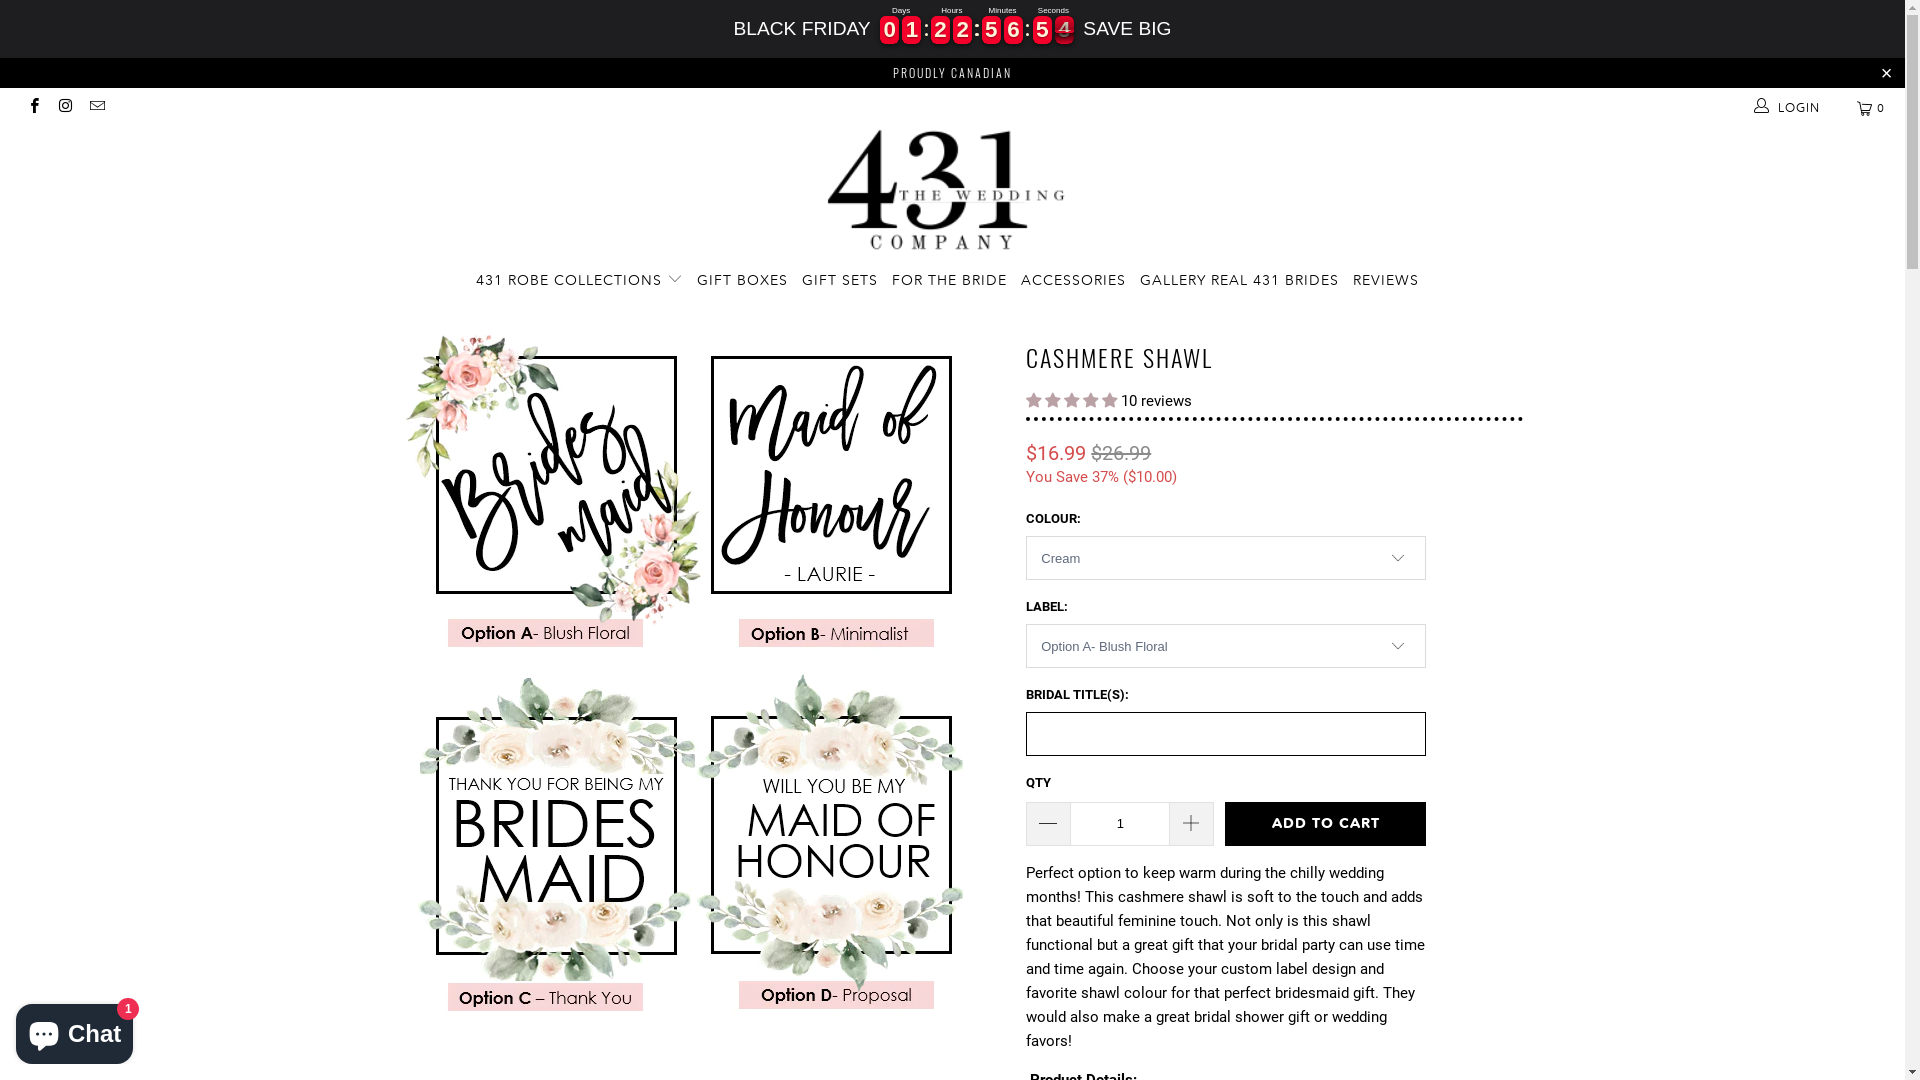  I want to click on 'ADD TO CART', so click(1325, 824).